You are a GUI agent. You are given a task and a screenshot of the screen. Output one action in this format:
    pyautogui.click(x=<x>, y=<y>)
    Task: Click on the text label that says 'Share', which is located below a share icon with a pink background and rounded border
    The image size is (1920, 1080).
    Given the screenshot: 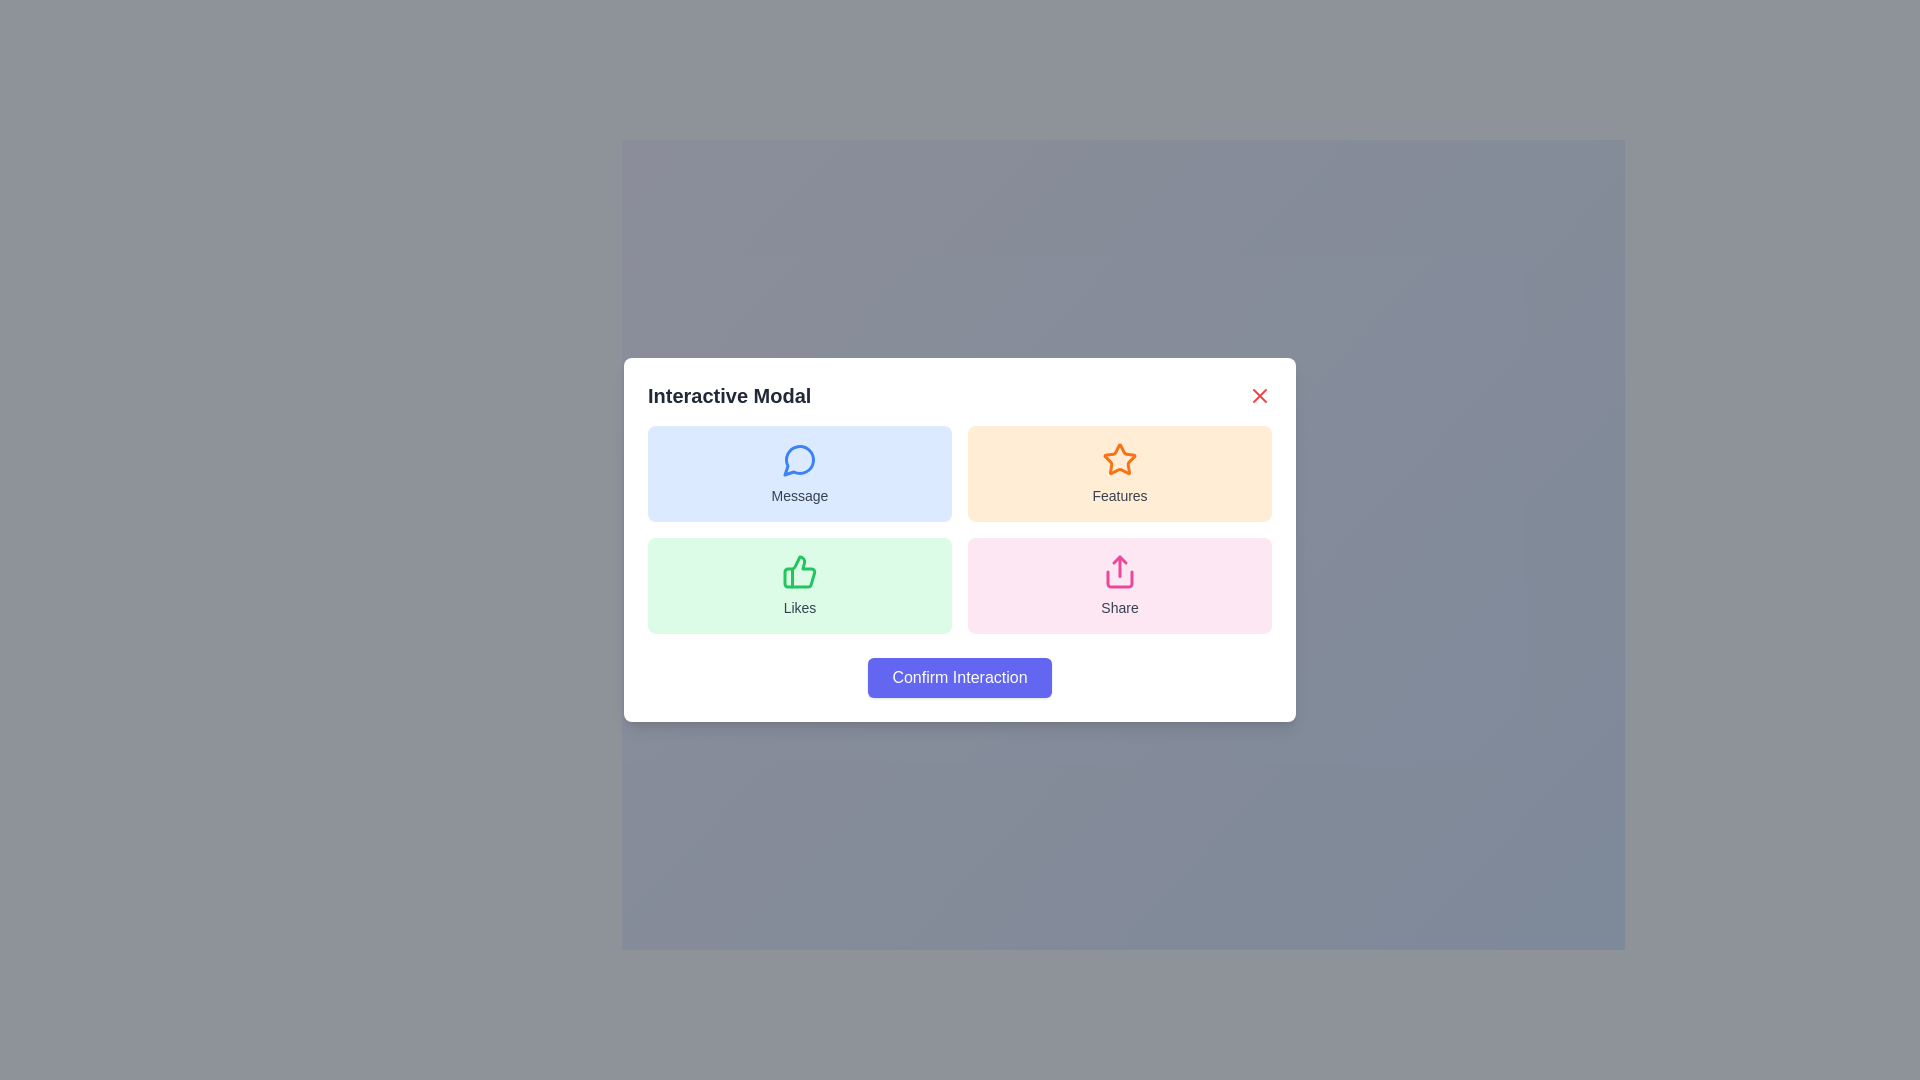 What is the action you would take?
    pyautogui.click(x=1118, y=607)
    